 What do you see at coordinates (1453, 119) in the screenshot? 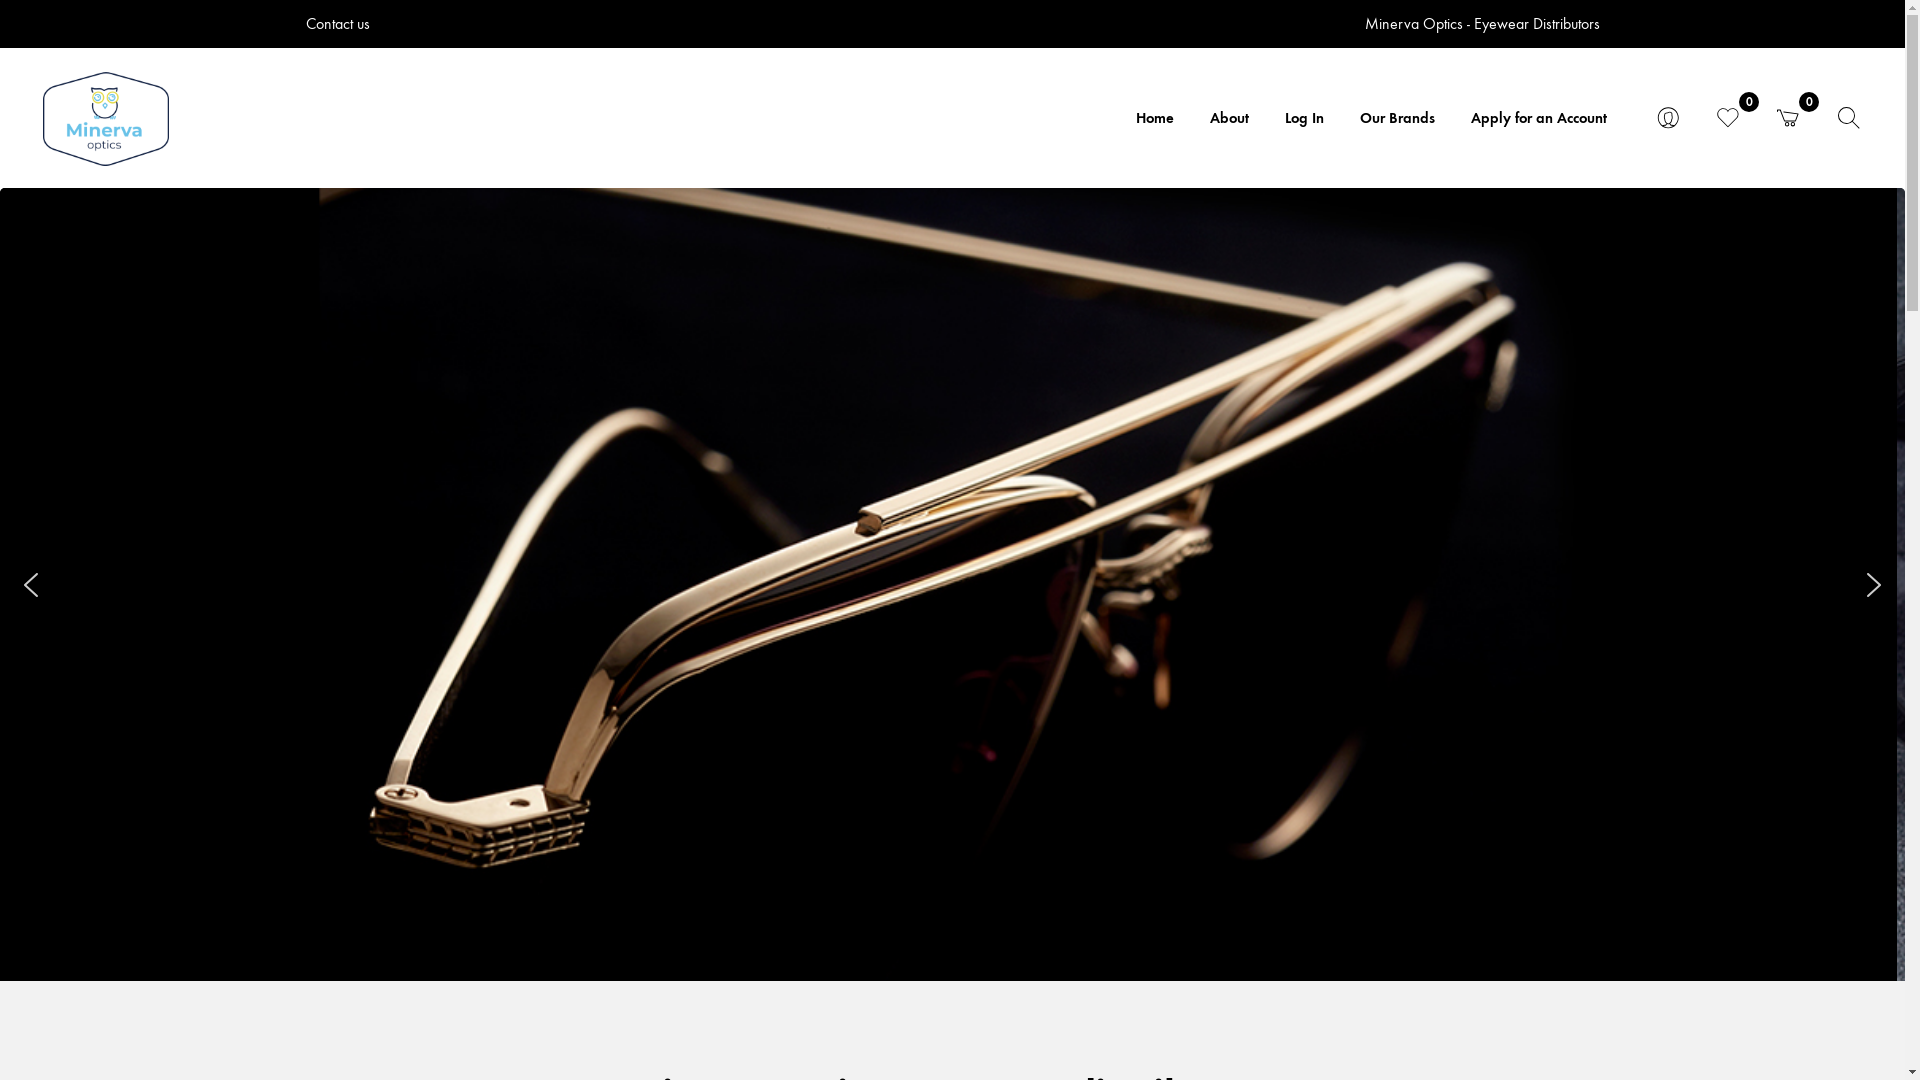
I see `'Apply for an Account'` at bounding box center [1453, 119].